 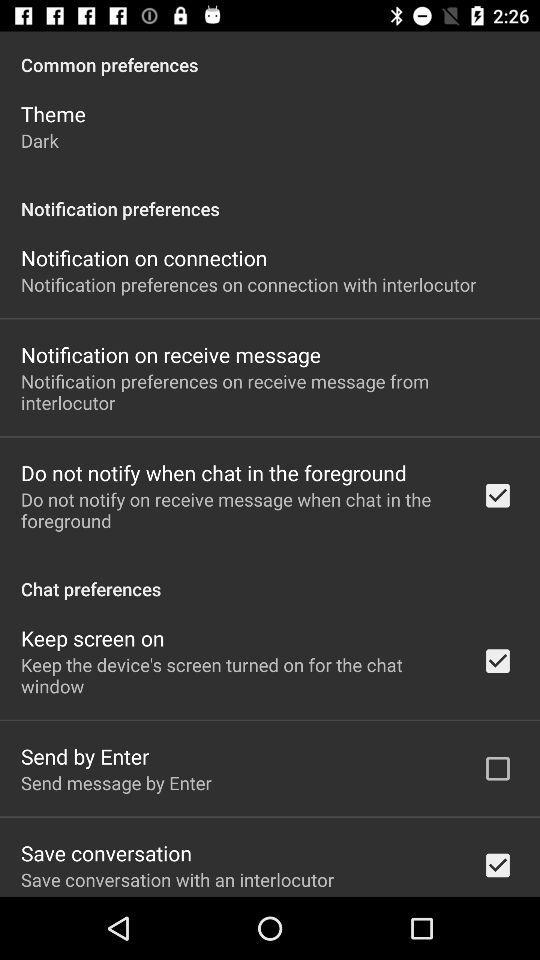 I want to click on the icon above the keep screen on app, so click(x=270, y=578).